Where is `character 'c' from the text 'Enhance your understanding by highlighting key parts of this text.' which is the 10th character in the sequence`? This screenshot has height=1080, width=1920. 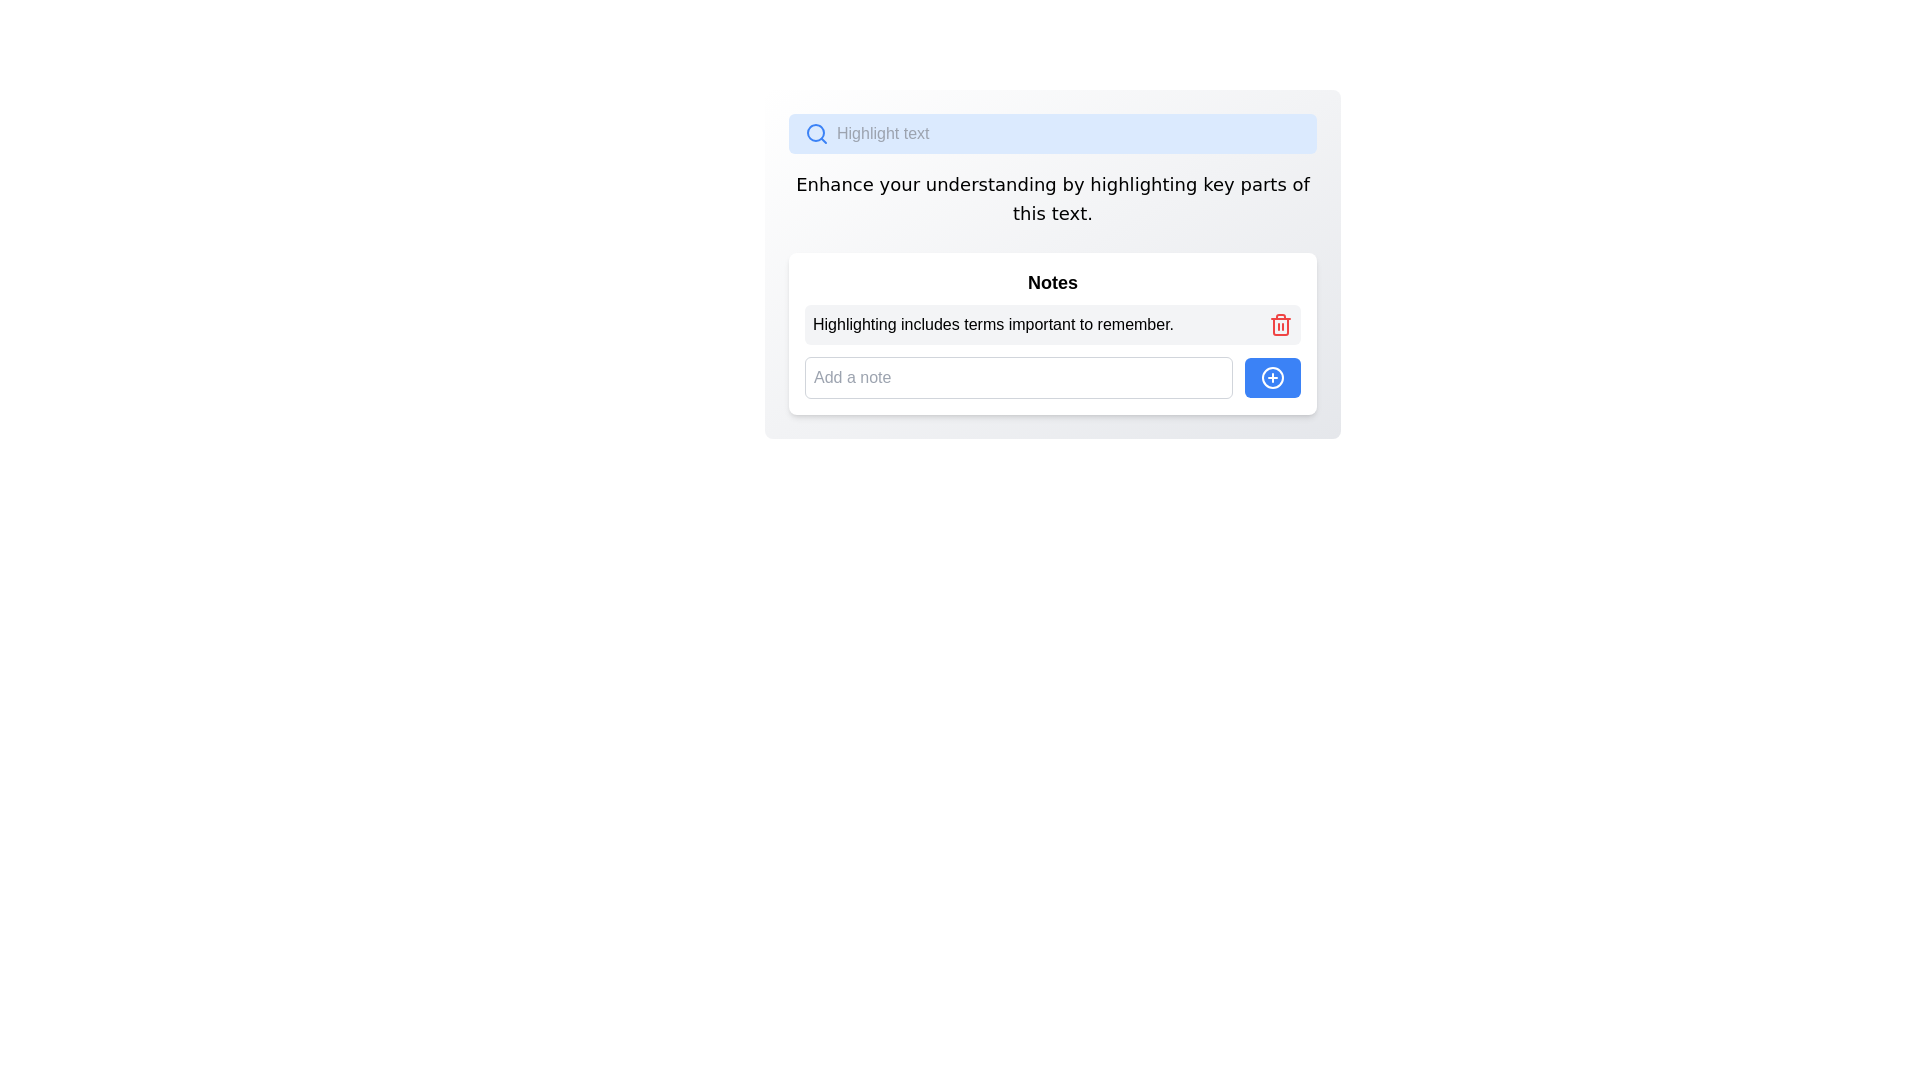 character 'c' from the text 'Enhance your understanding by highlighting key parts of this text.' which is the 10th character in the sequence is located at coordinates (857, 184).